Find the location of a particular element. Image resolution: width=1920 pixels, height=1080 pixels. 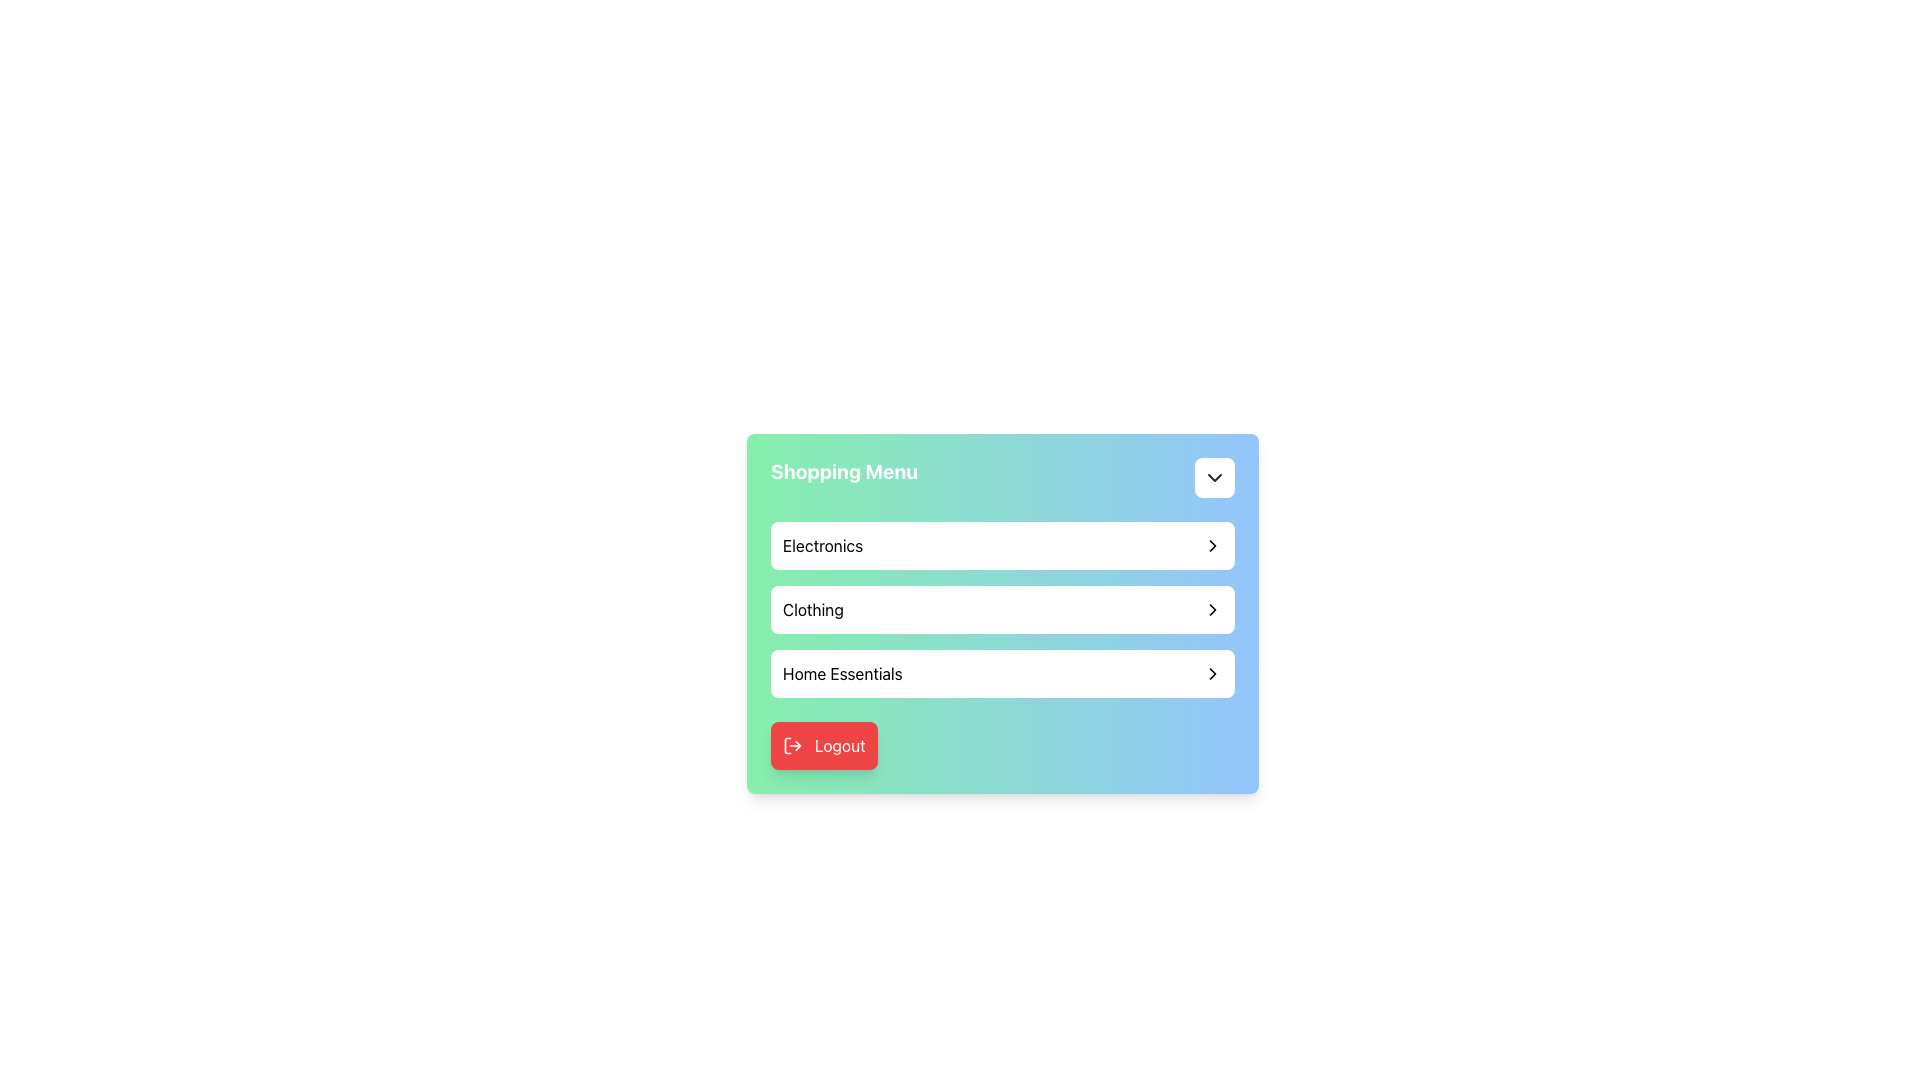

the leftmost portion of the door-shaped icon indicating the logout action within the red Logout button at the bottom of the menu panel is located at coordinates (786, 745).